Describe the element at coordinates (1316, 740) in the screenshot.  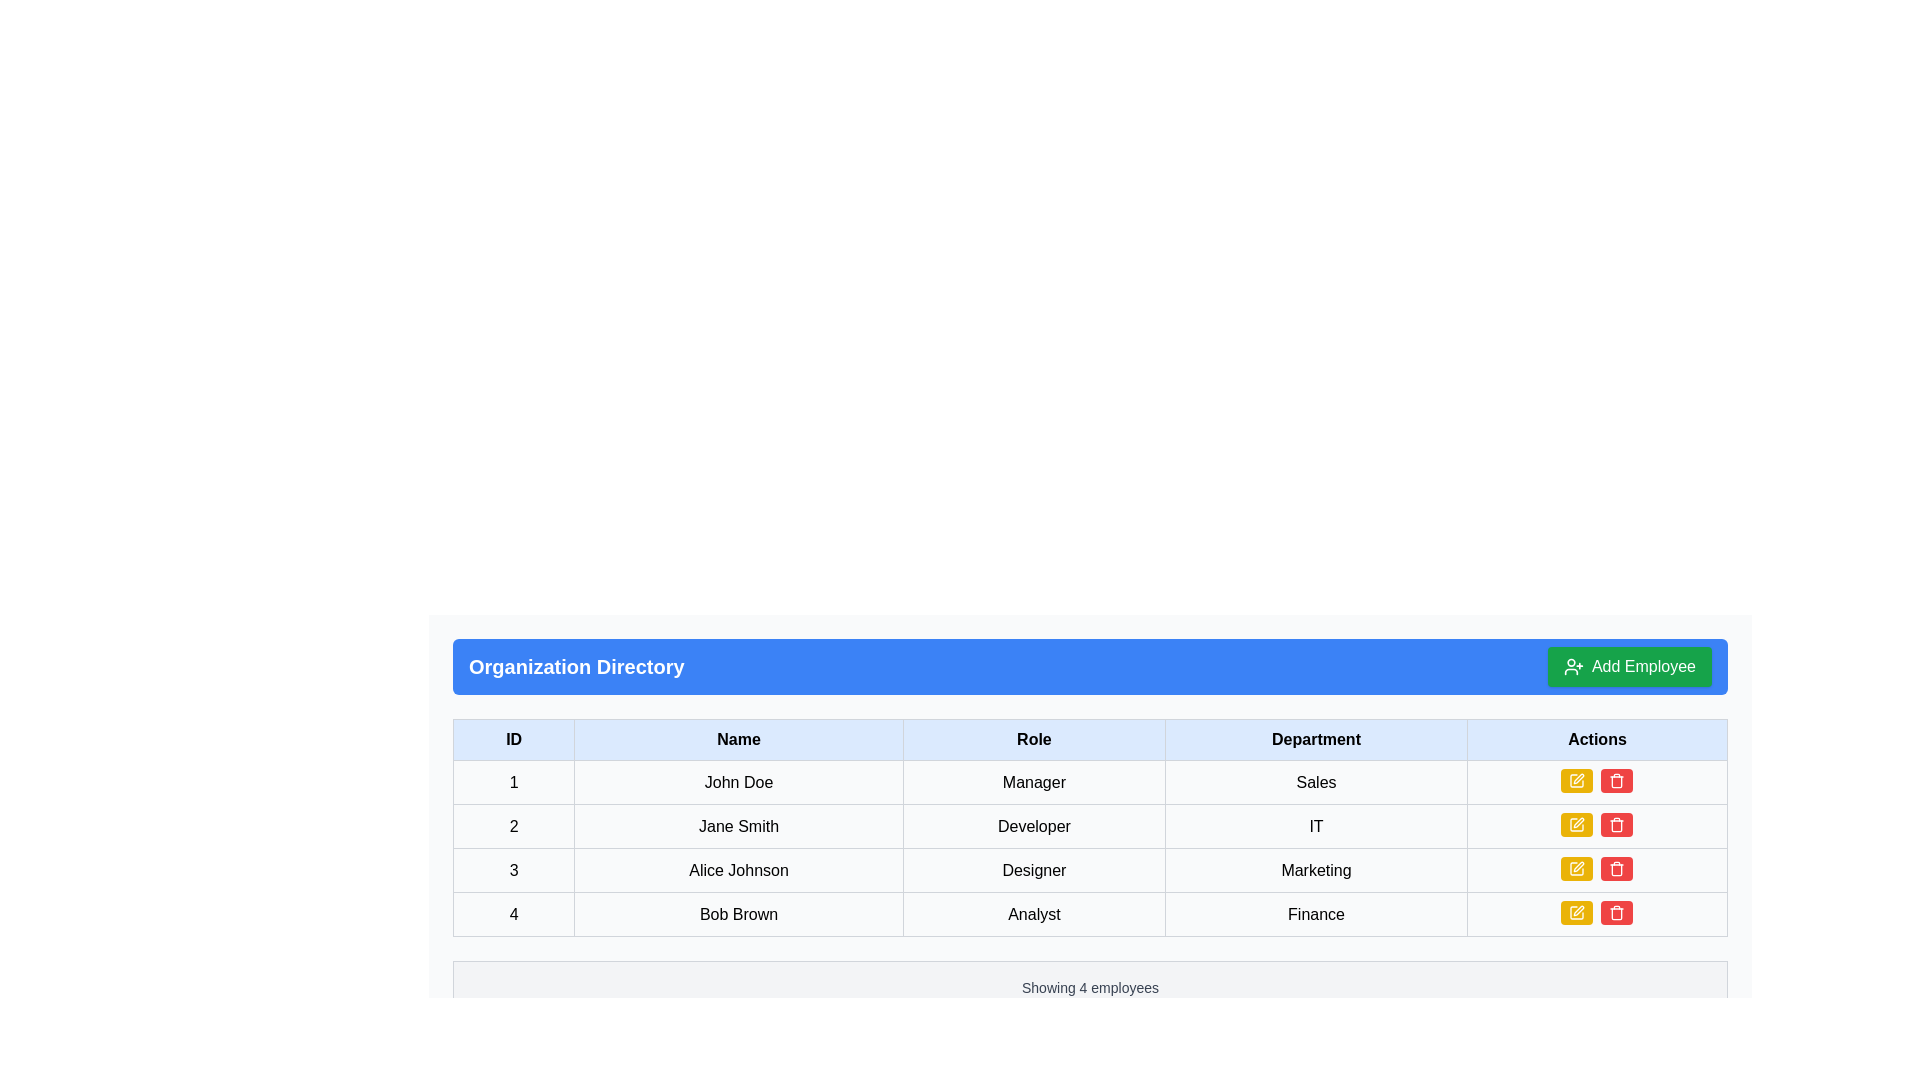
I see `the Table Header Cell that identifies the 'Department' column, which is the fourth cell from the left in the header row of the table` at that location.